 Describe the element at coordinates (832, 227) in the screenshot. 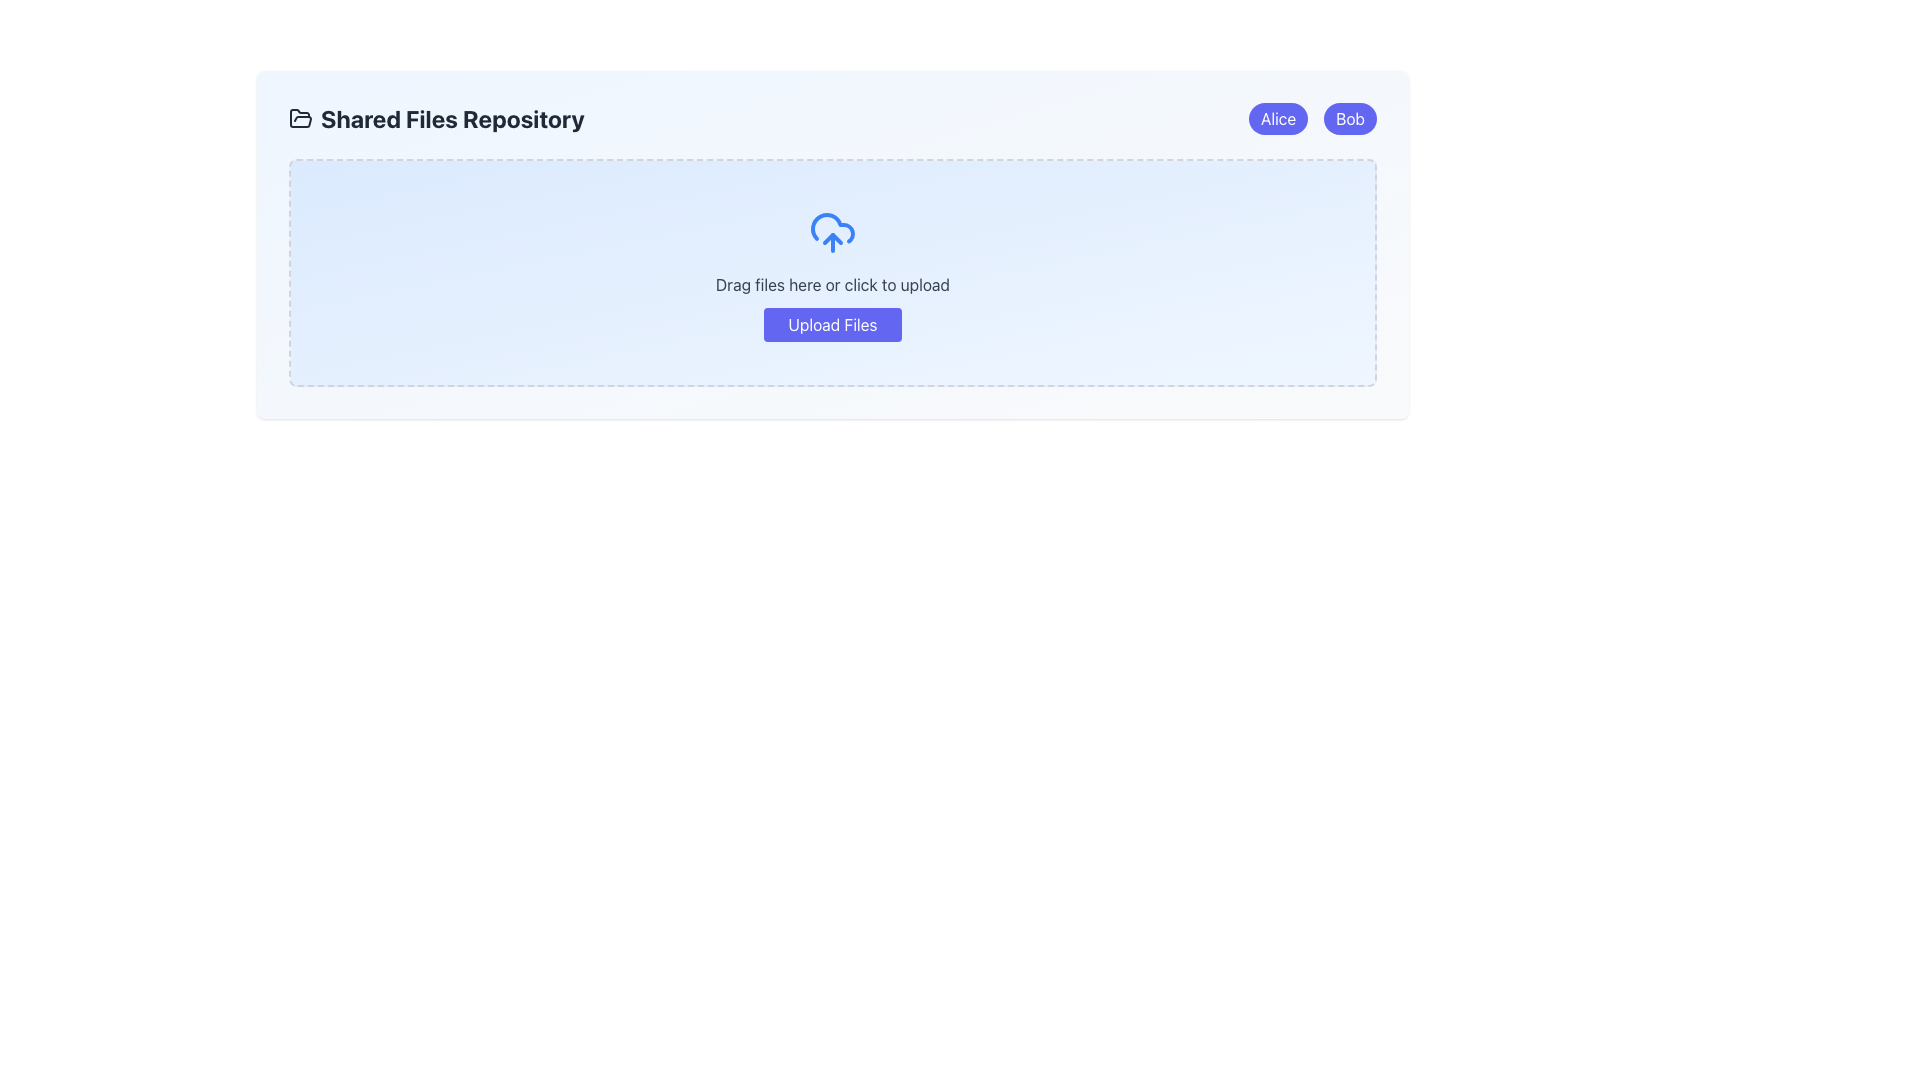

I see `the left side arc of the cloud icon, which is part of a blue outlined cloud on a white background, located within a faintly shaded blue rectangular upload area` at that location.